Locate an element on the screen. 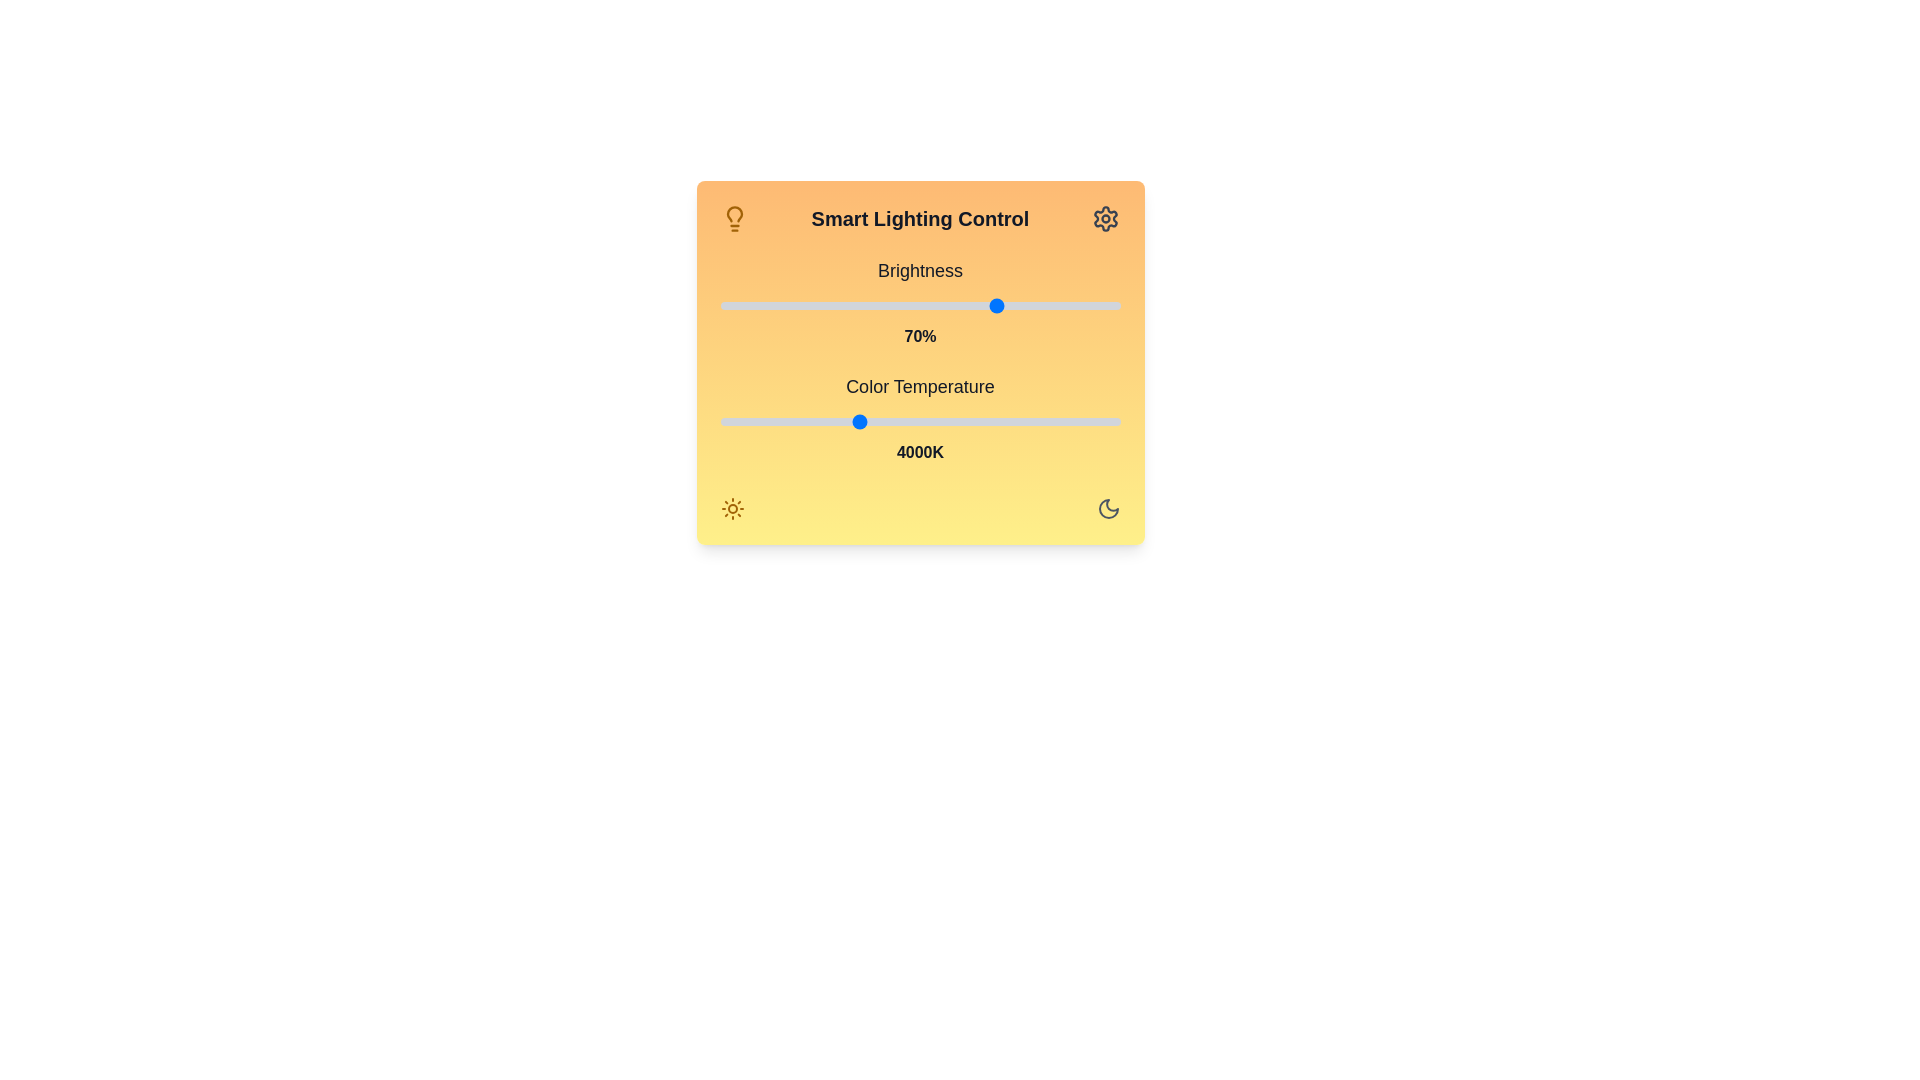 The height and width of the screenshot is (1080, 1920). the Moon icon to change the lighting mode is located at coordinates (1107, 508).